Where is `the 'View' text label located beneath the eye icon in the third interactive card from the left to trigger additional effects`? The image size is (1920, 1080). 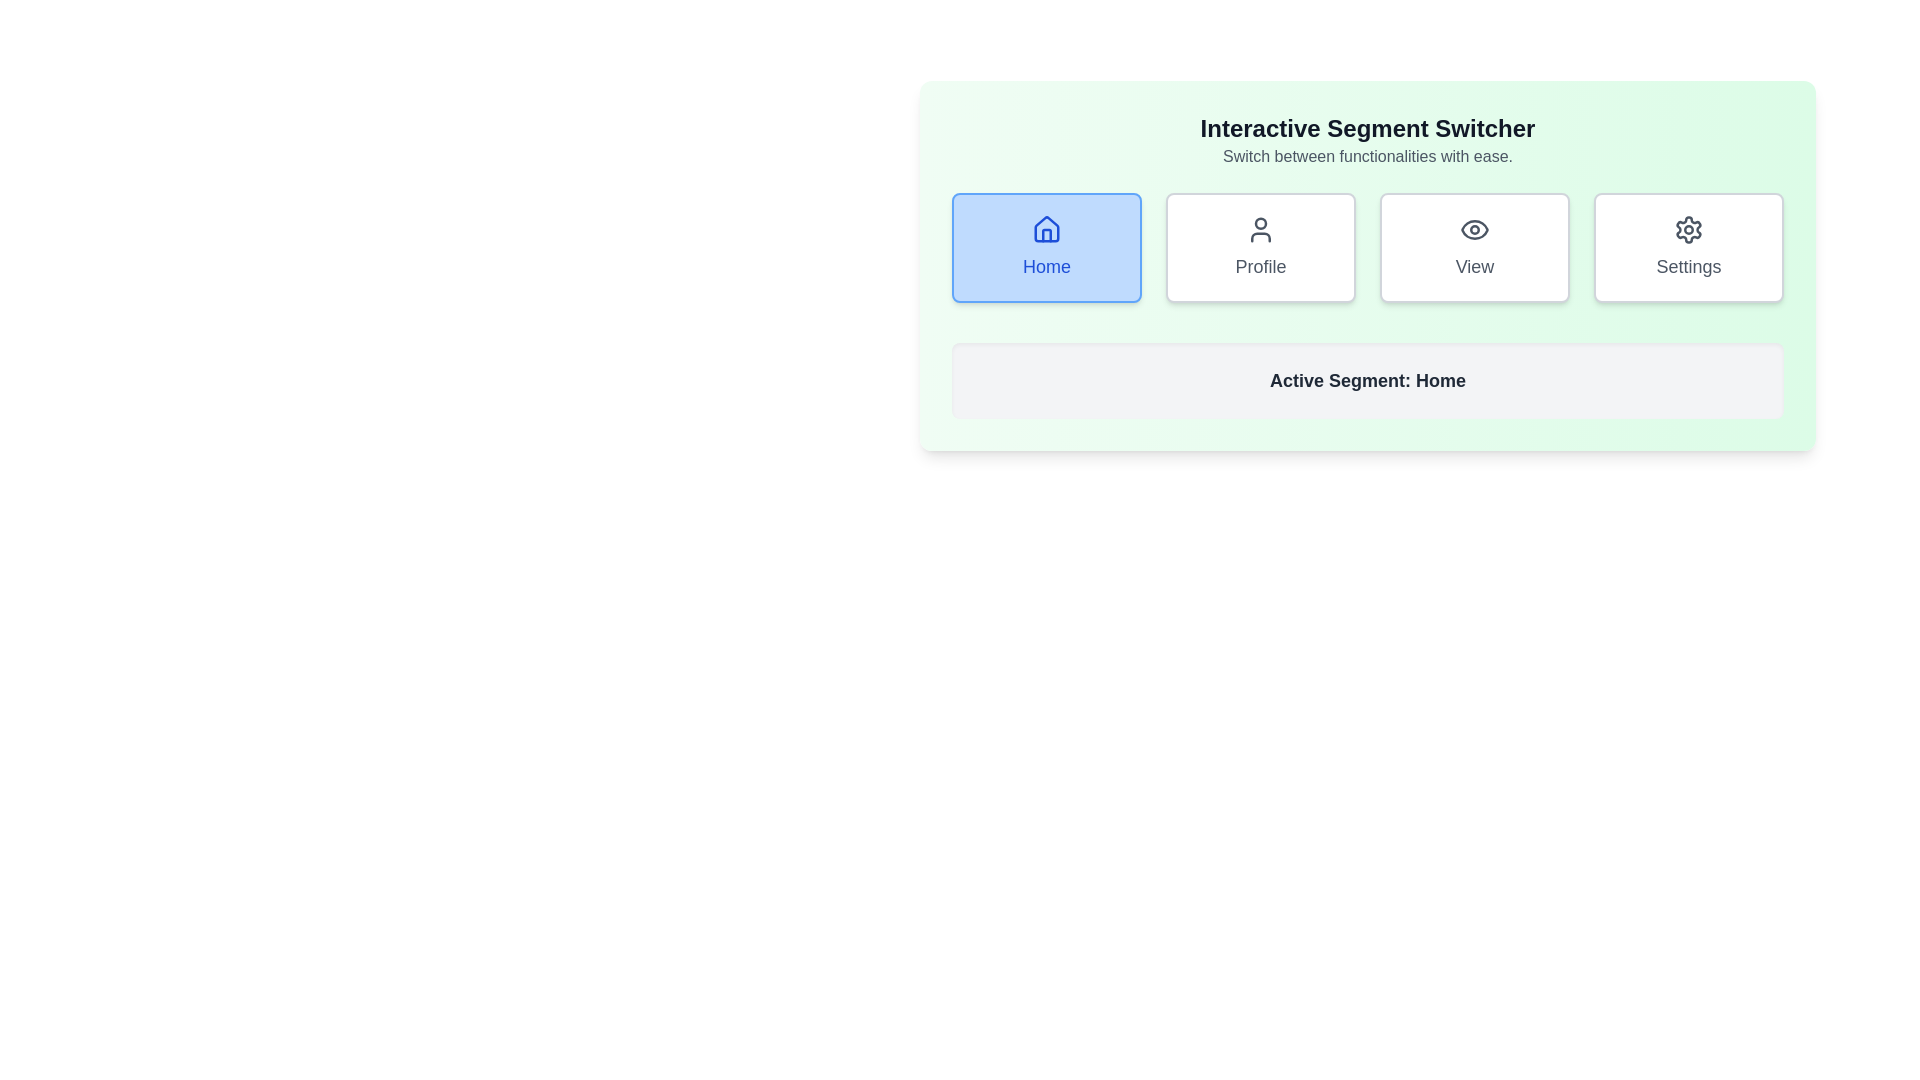 the 'View' text label located beneath the eye icon in the third interactive card from the left to trigger additional effects is located at coordinates (1474, 265).